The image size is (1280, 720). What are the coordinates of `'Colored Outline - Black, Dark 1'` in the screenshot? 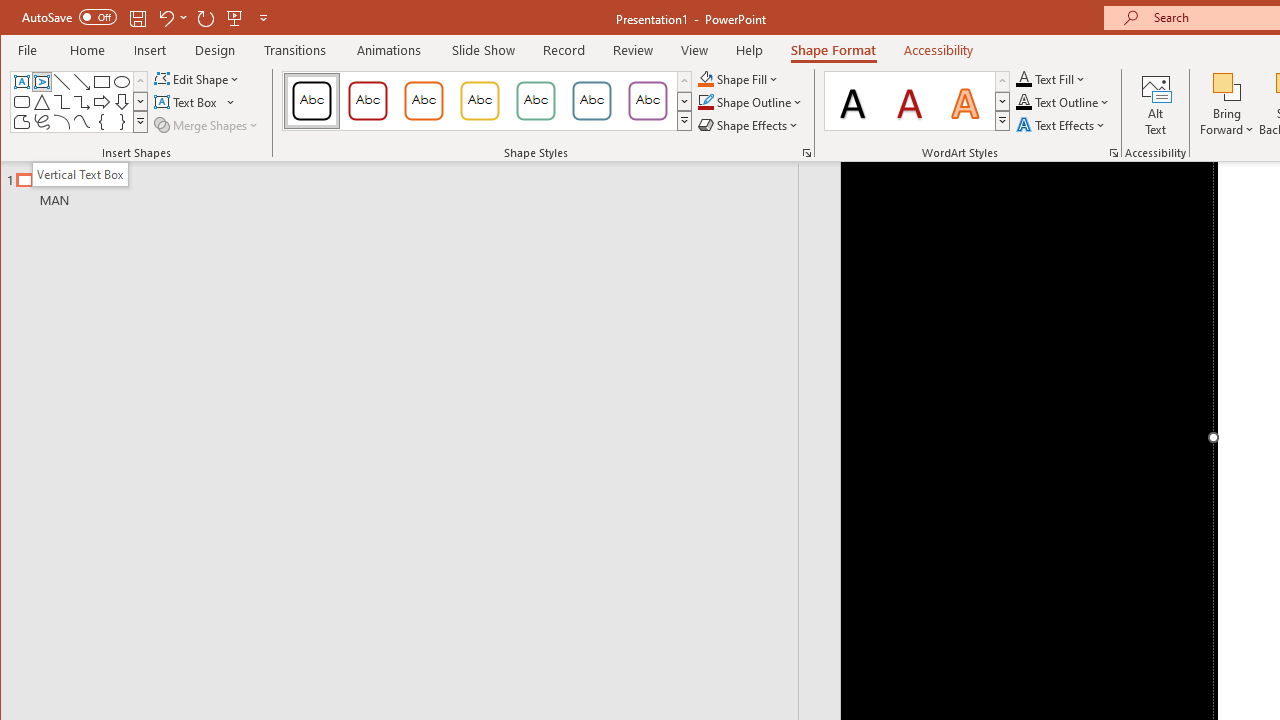 It's located at (311, 100).